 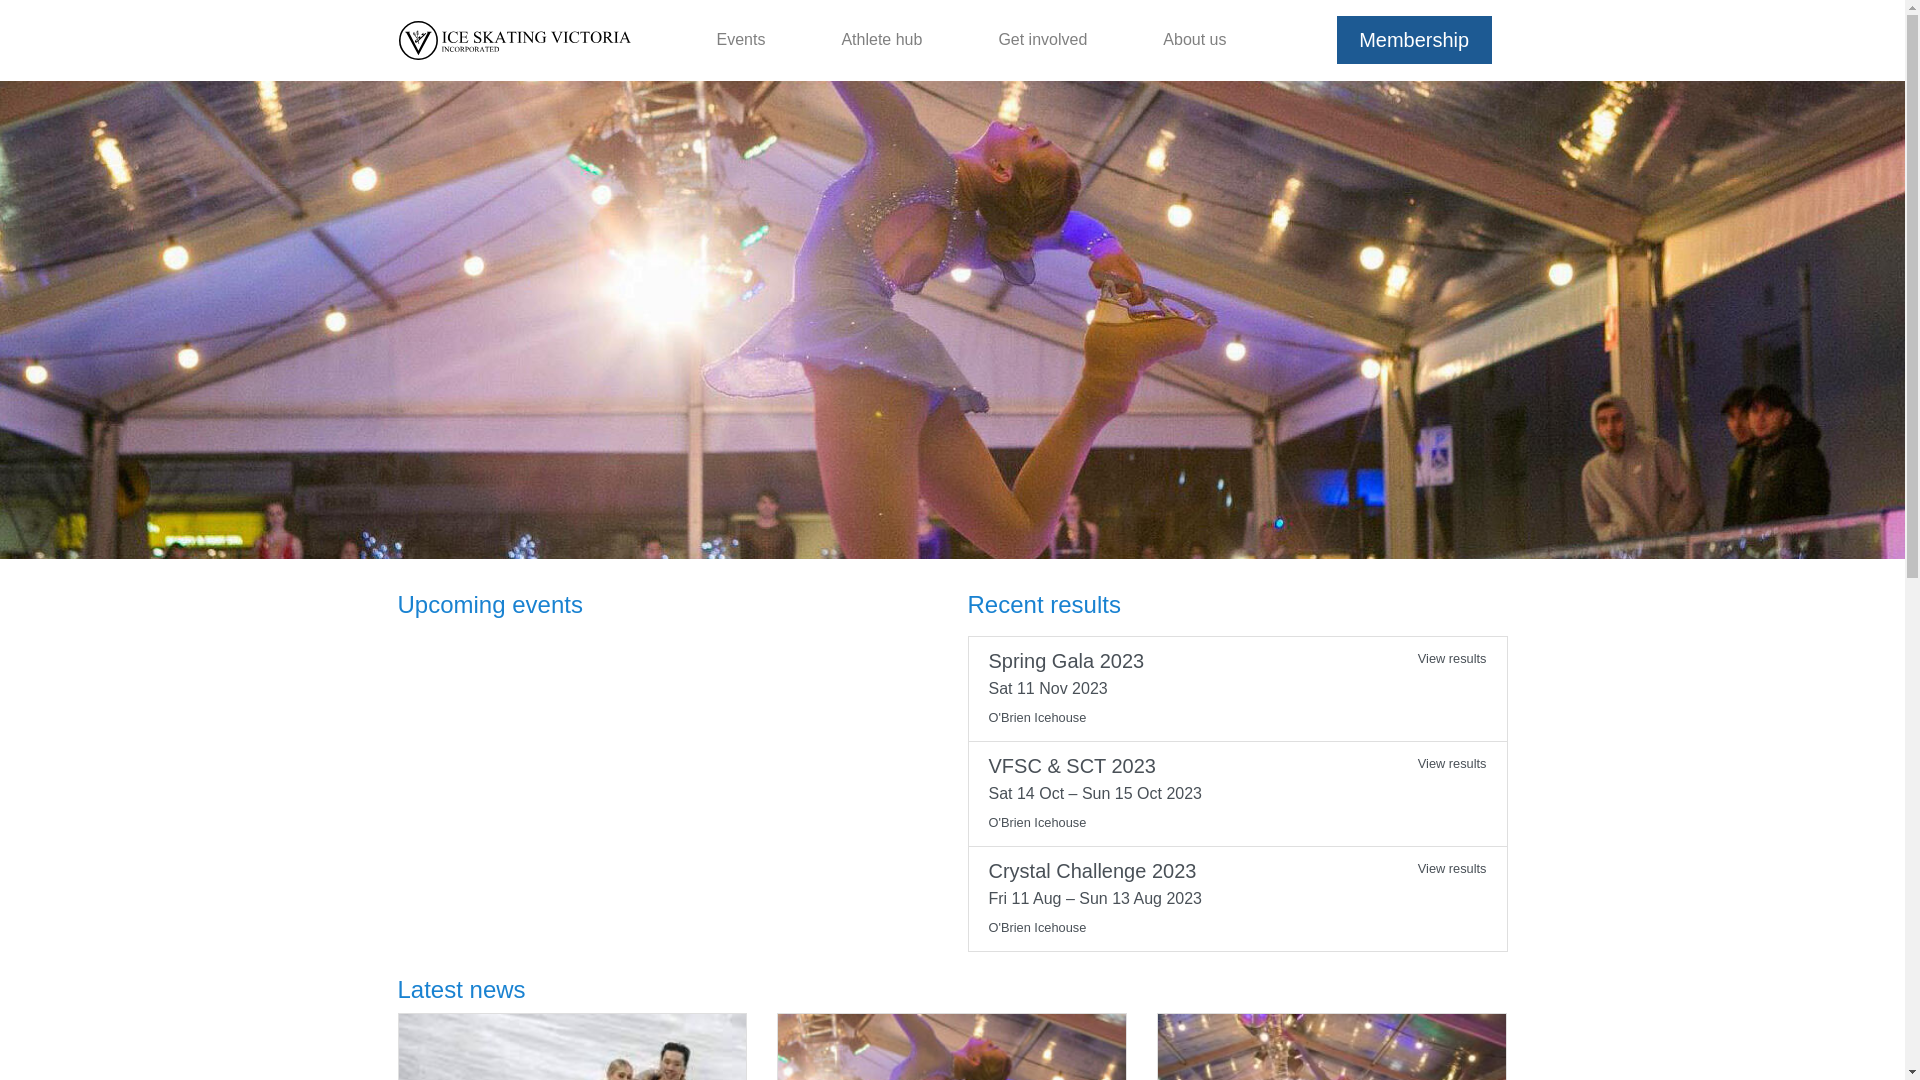 What do you see at coordinates (880, 39) in the screenshot?
I see `'Athlete hub'` at bounding box center [880, 39].